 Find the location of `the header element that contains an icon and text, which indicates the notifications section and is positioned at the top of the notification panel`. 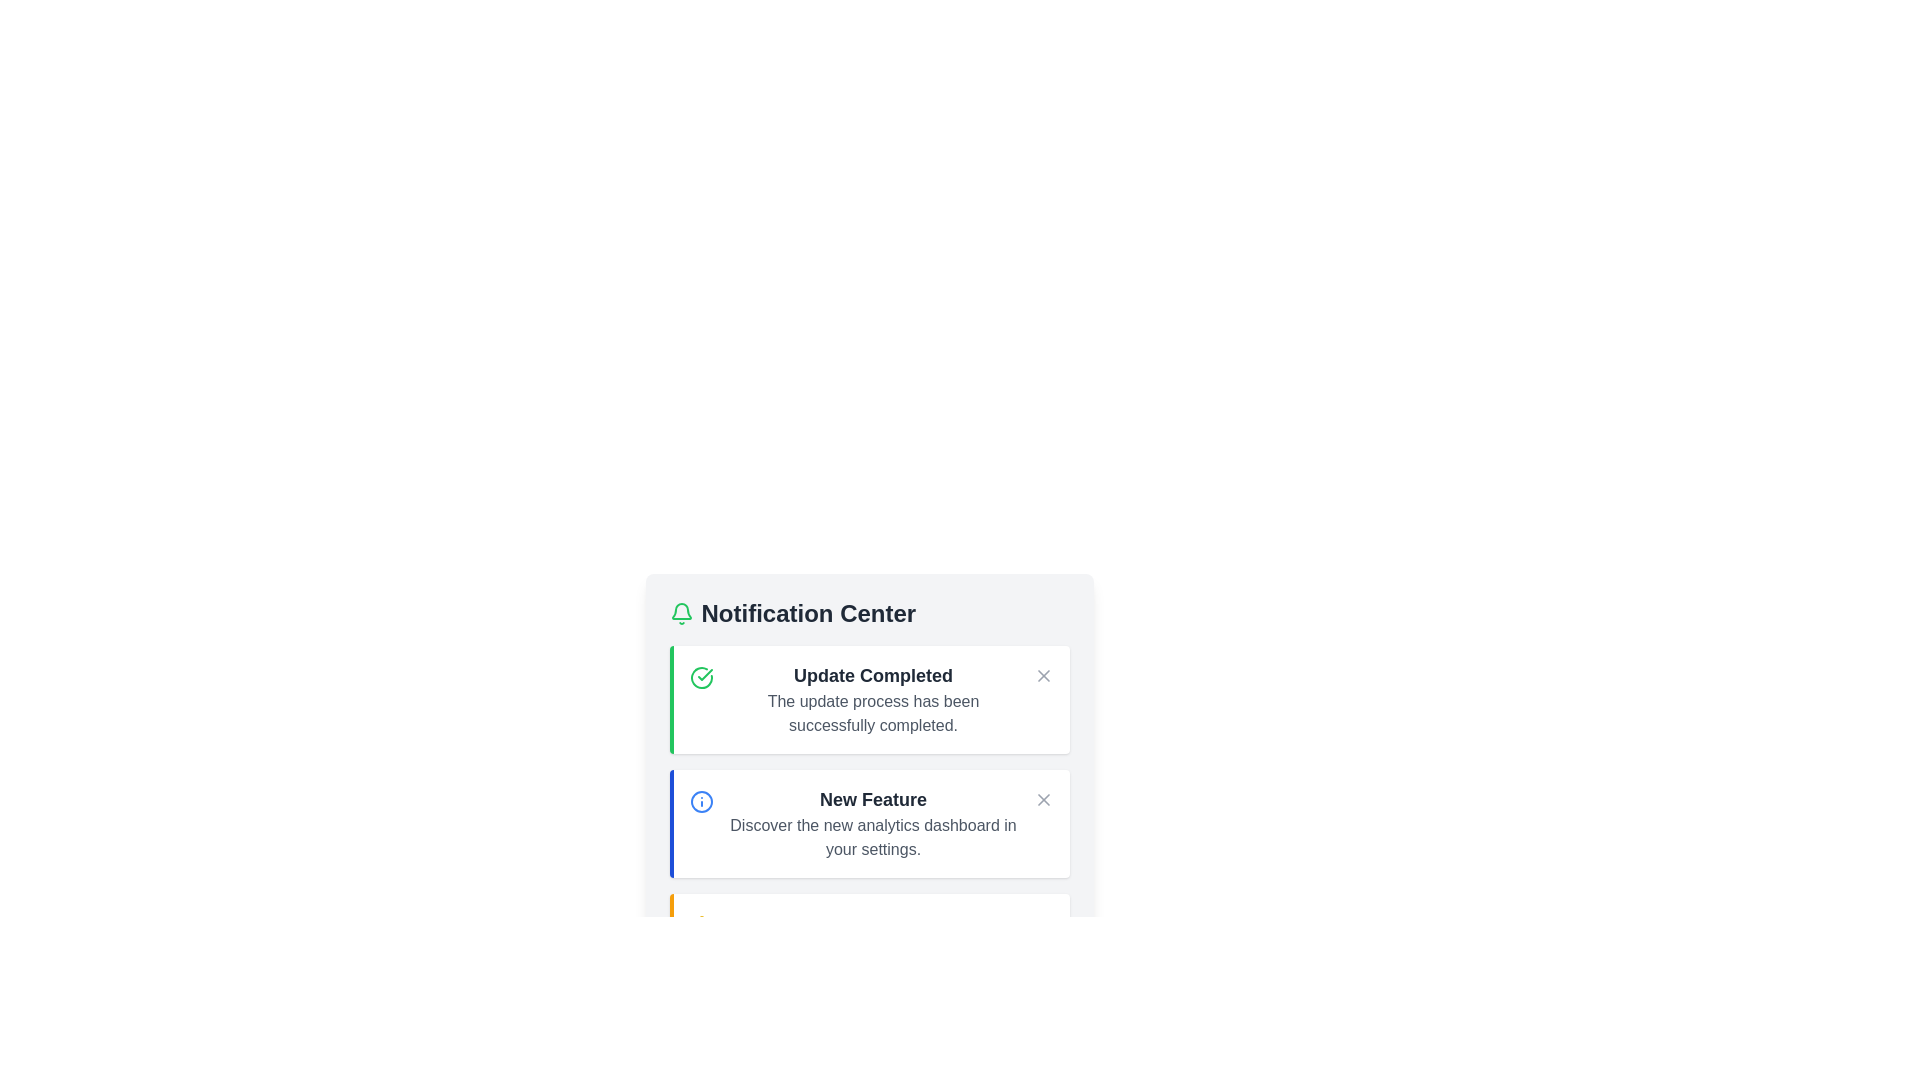

the header element that contains an icon and text, which indicates the notifications section and is positioned at the top of the notification panel is located at coordinates (869, 612).